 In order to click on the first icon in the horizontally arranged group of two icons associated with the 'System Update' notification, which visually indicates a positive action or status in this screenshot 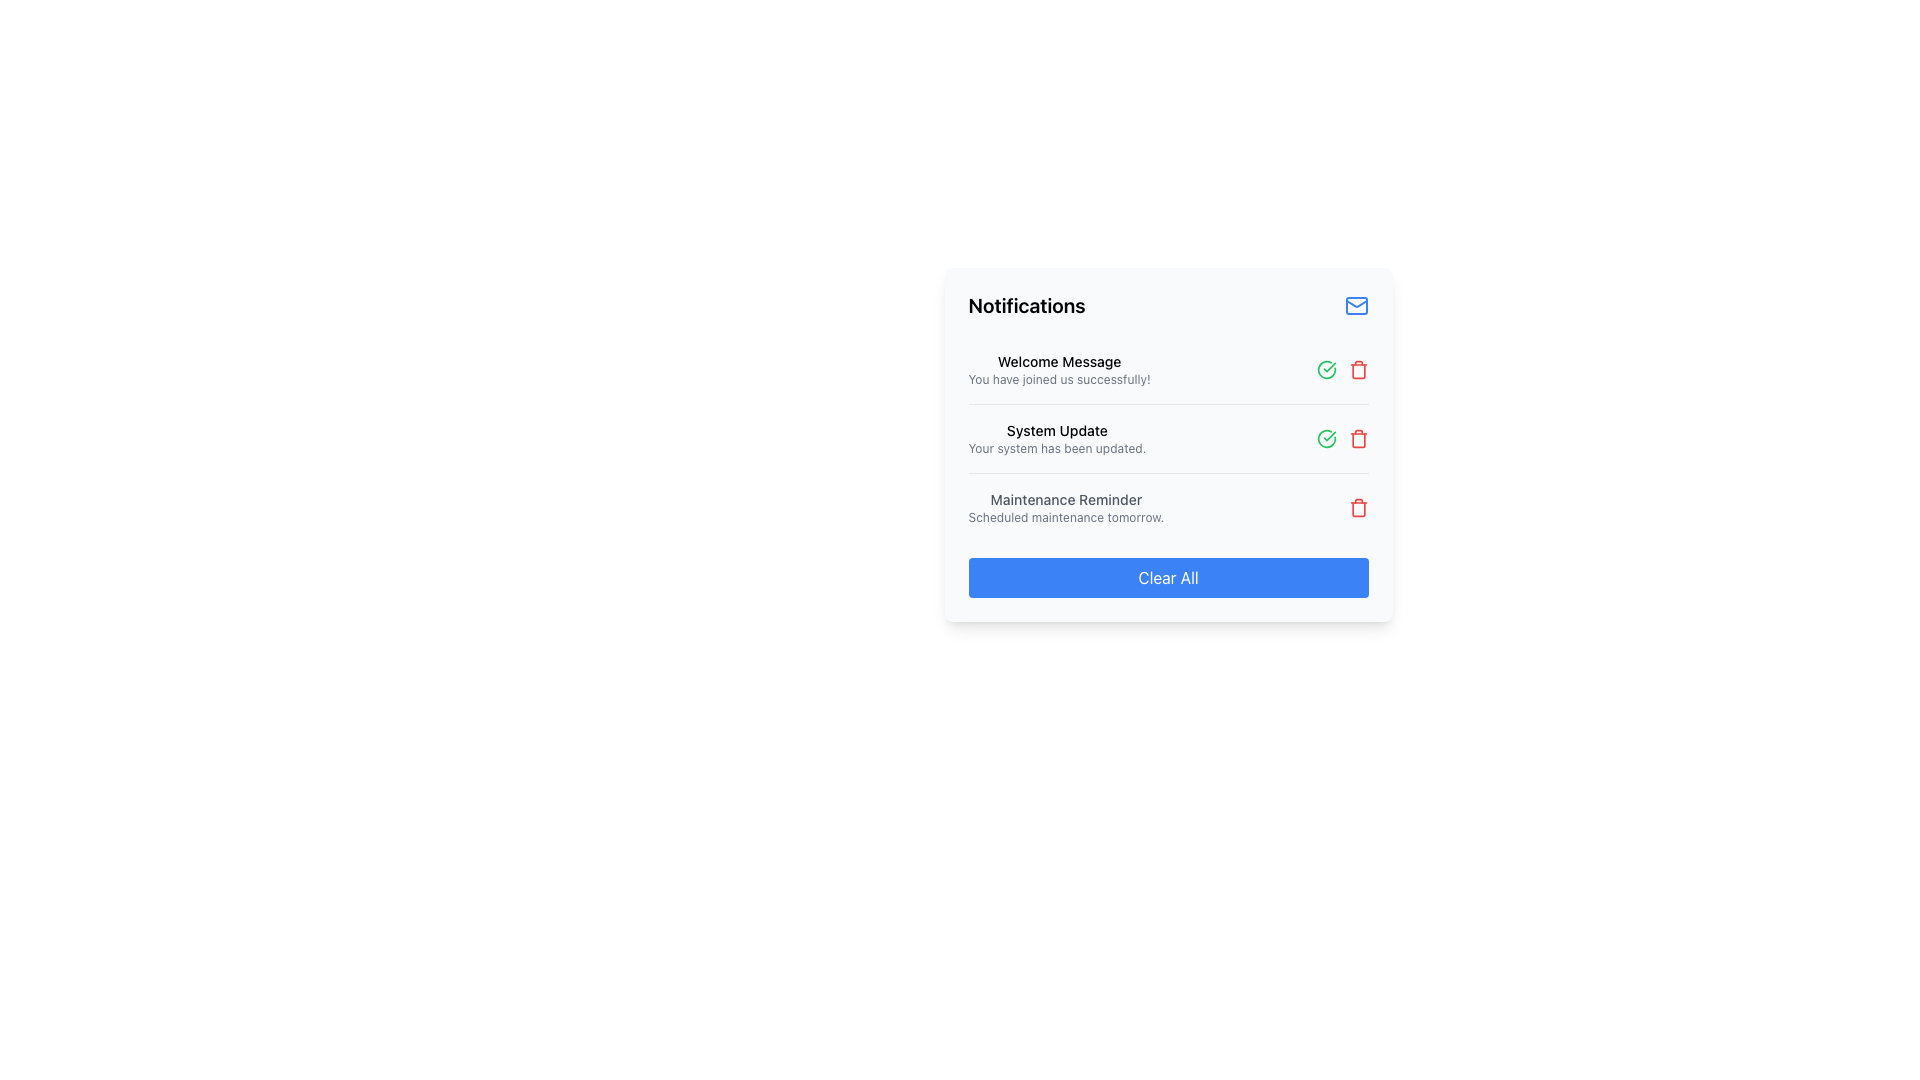, I will do `click(1326, 438)`.